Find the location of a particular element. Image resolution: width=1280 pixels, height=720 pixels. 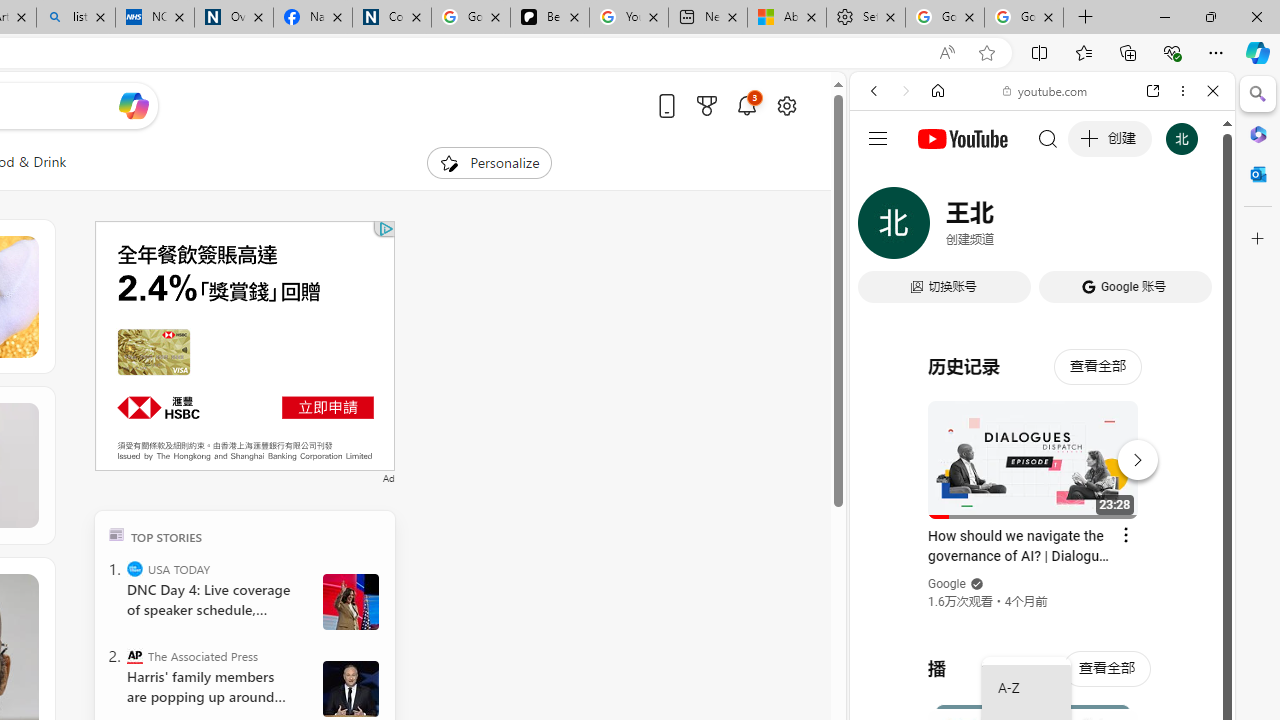

'Aberdeen, Hong Kong SAR hourly forecast | Microsoft Weather' is located at coordinates (785, 17).